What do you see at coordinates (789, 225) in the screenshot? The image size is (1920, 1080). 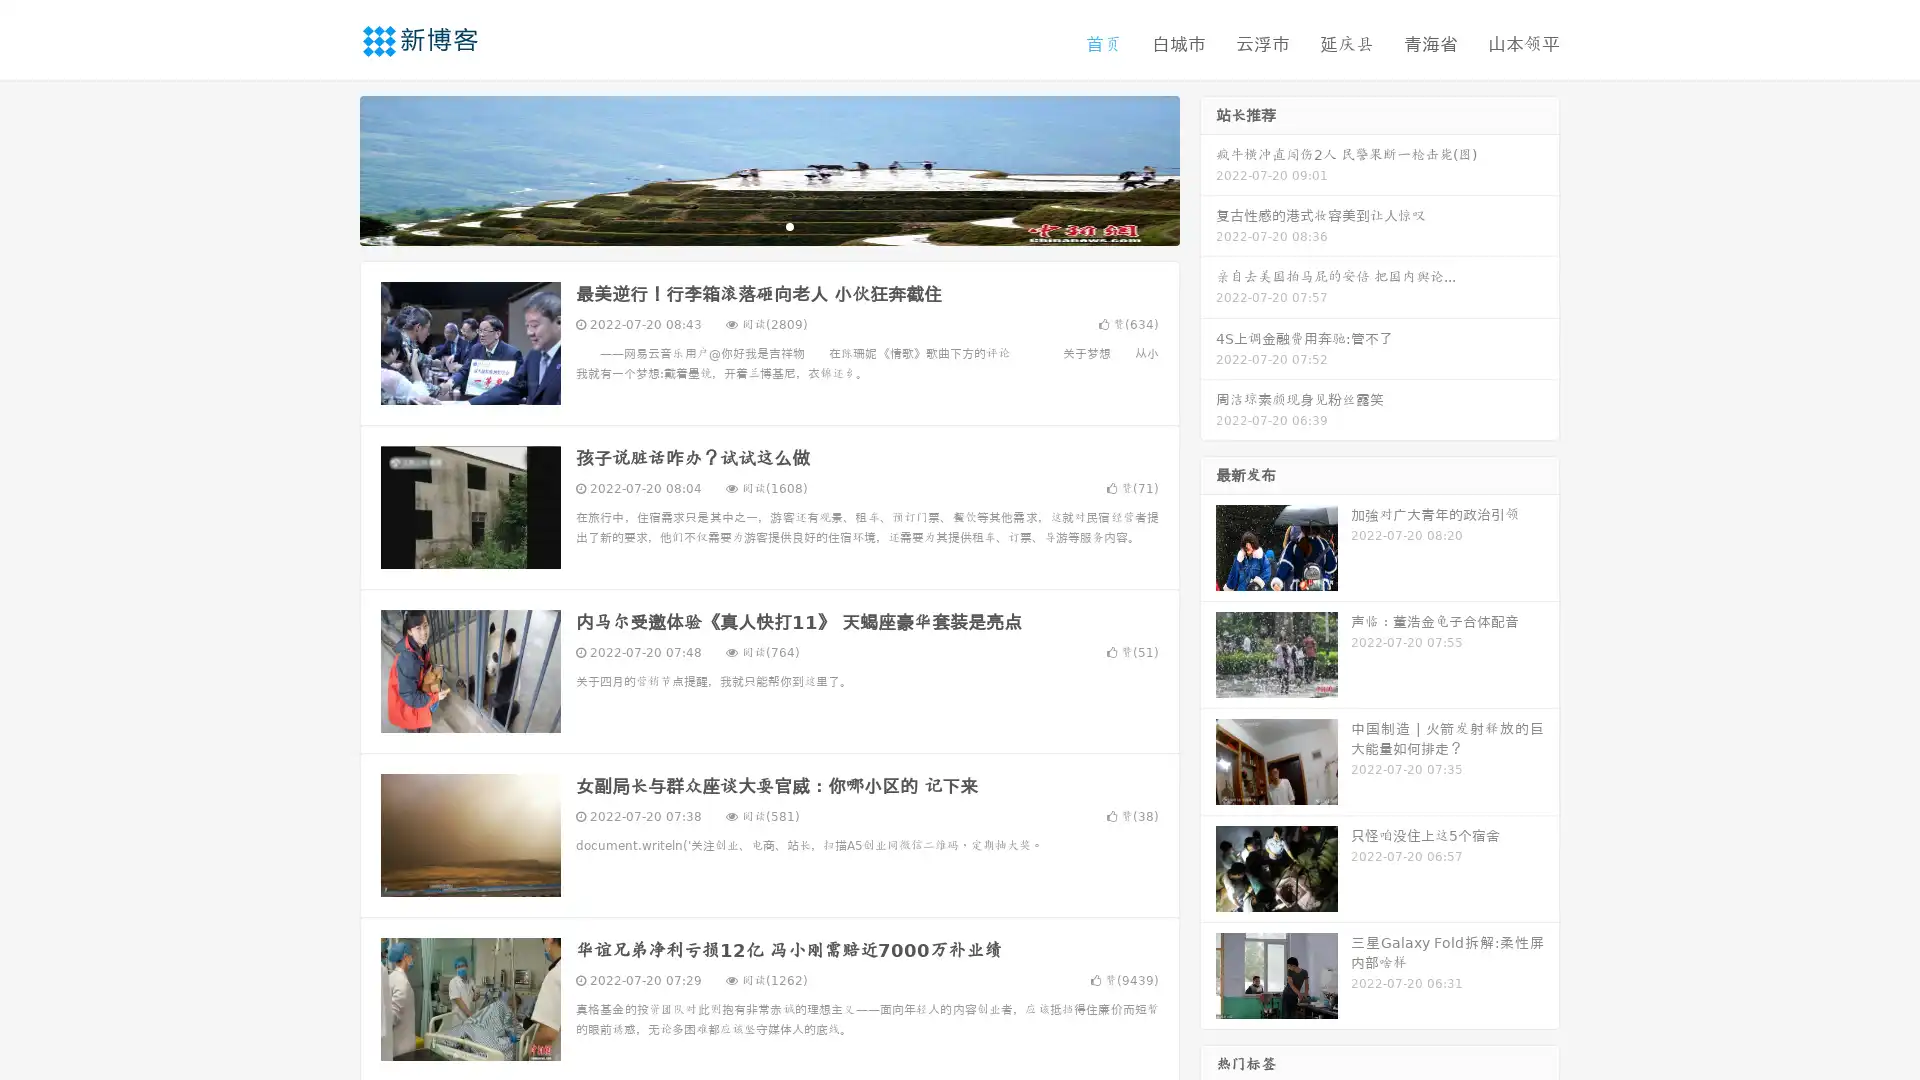 I see `Go to slide 3` at bounding box center [789, 225].